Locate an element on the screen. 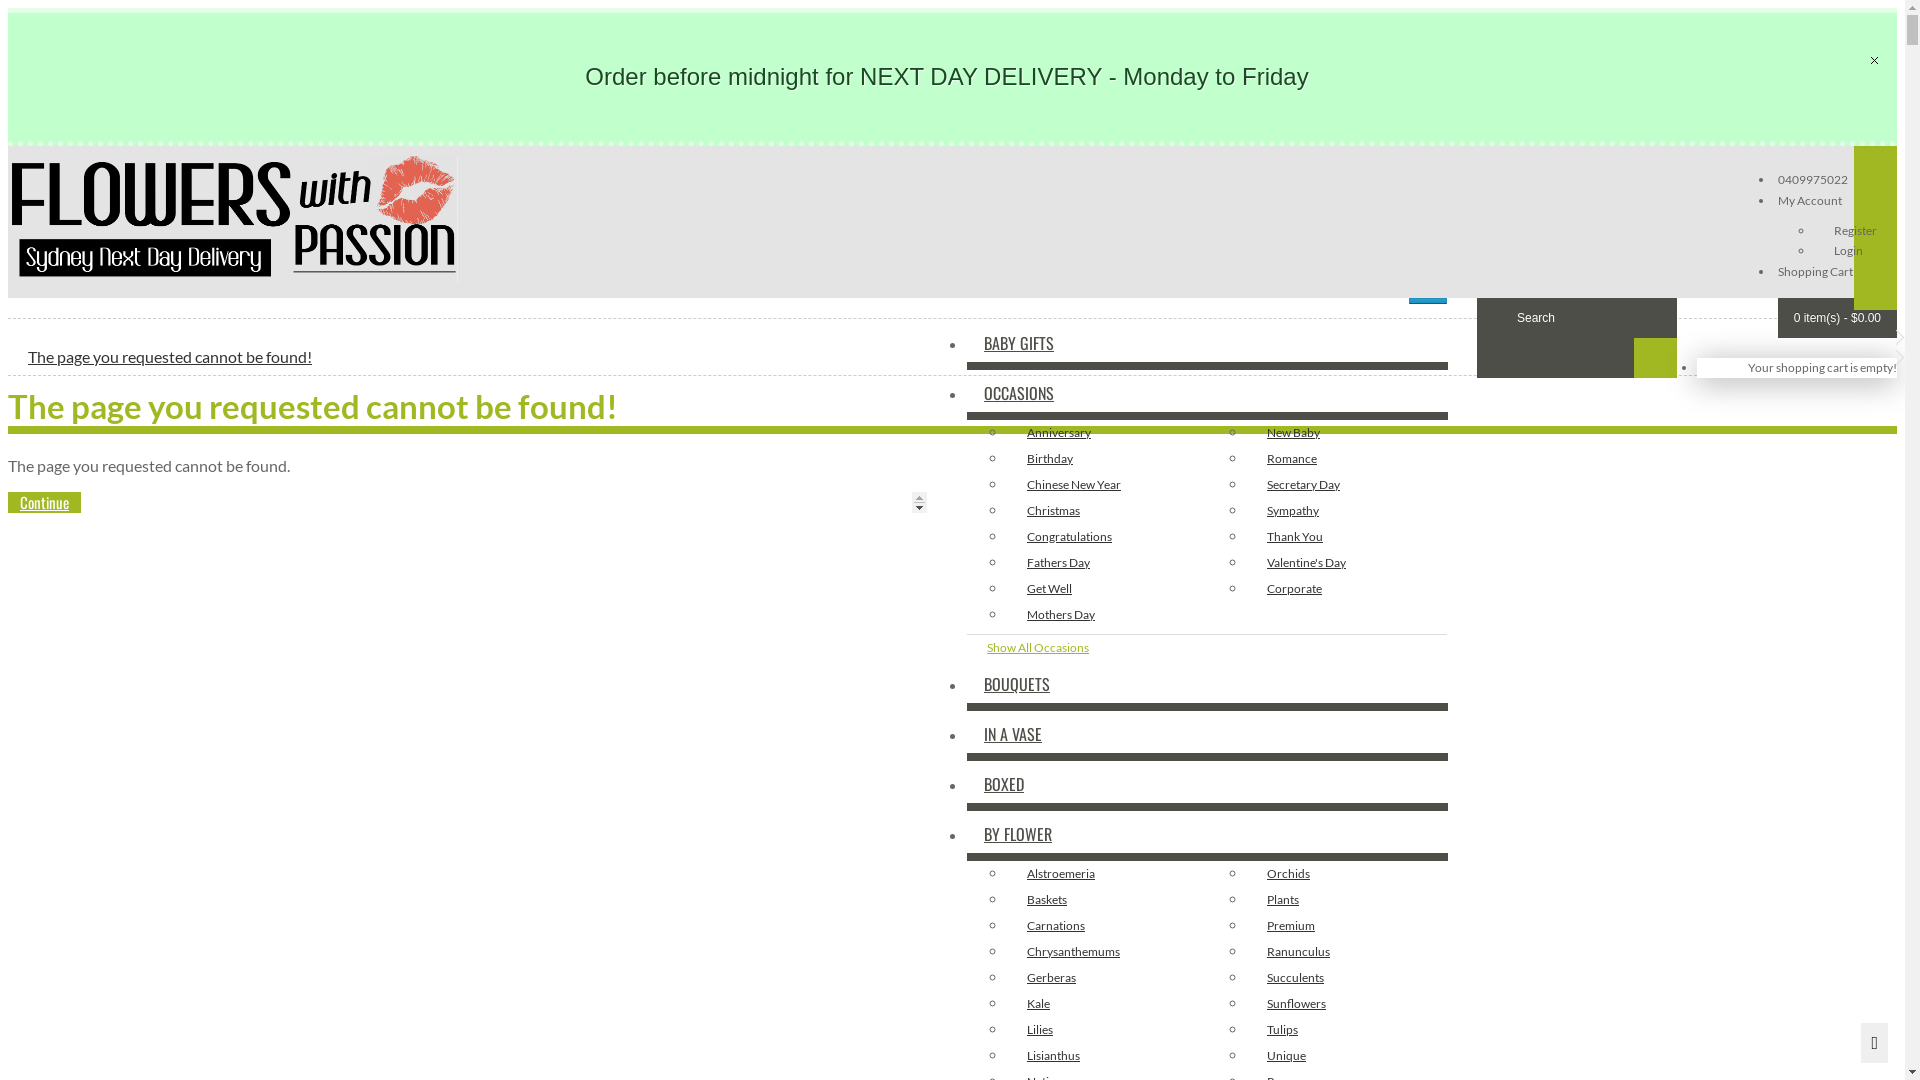 The height and width of the screenshot is (1080, 1920). 'Thank You' is located at coordinates (1347, 535).